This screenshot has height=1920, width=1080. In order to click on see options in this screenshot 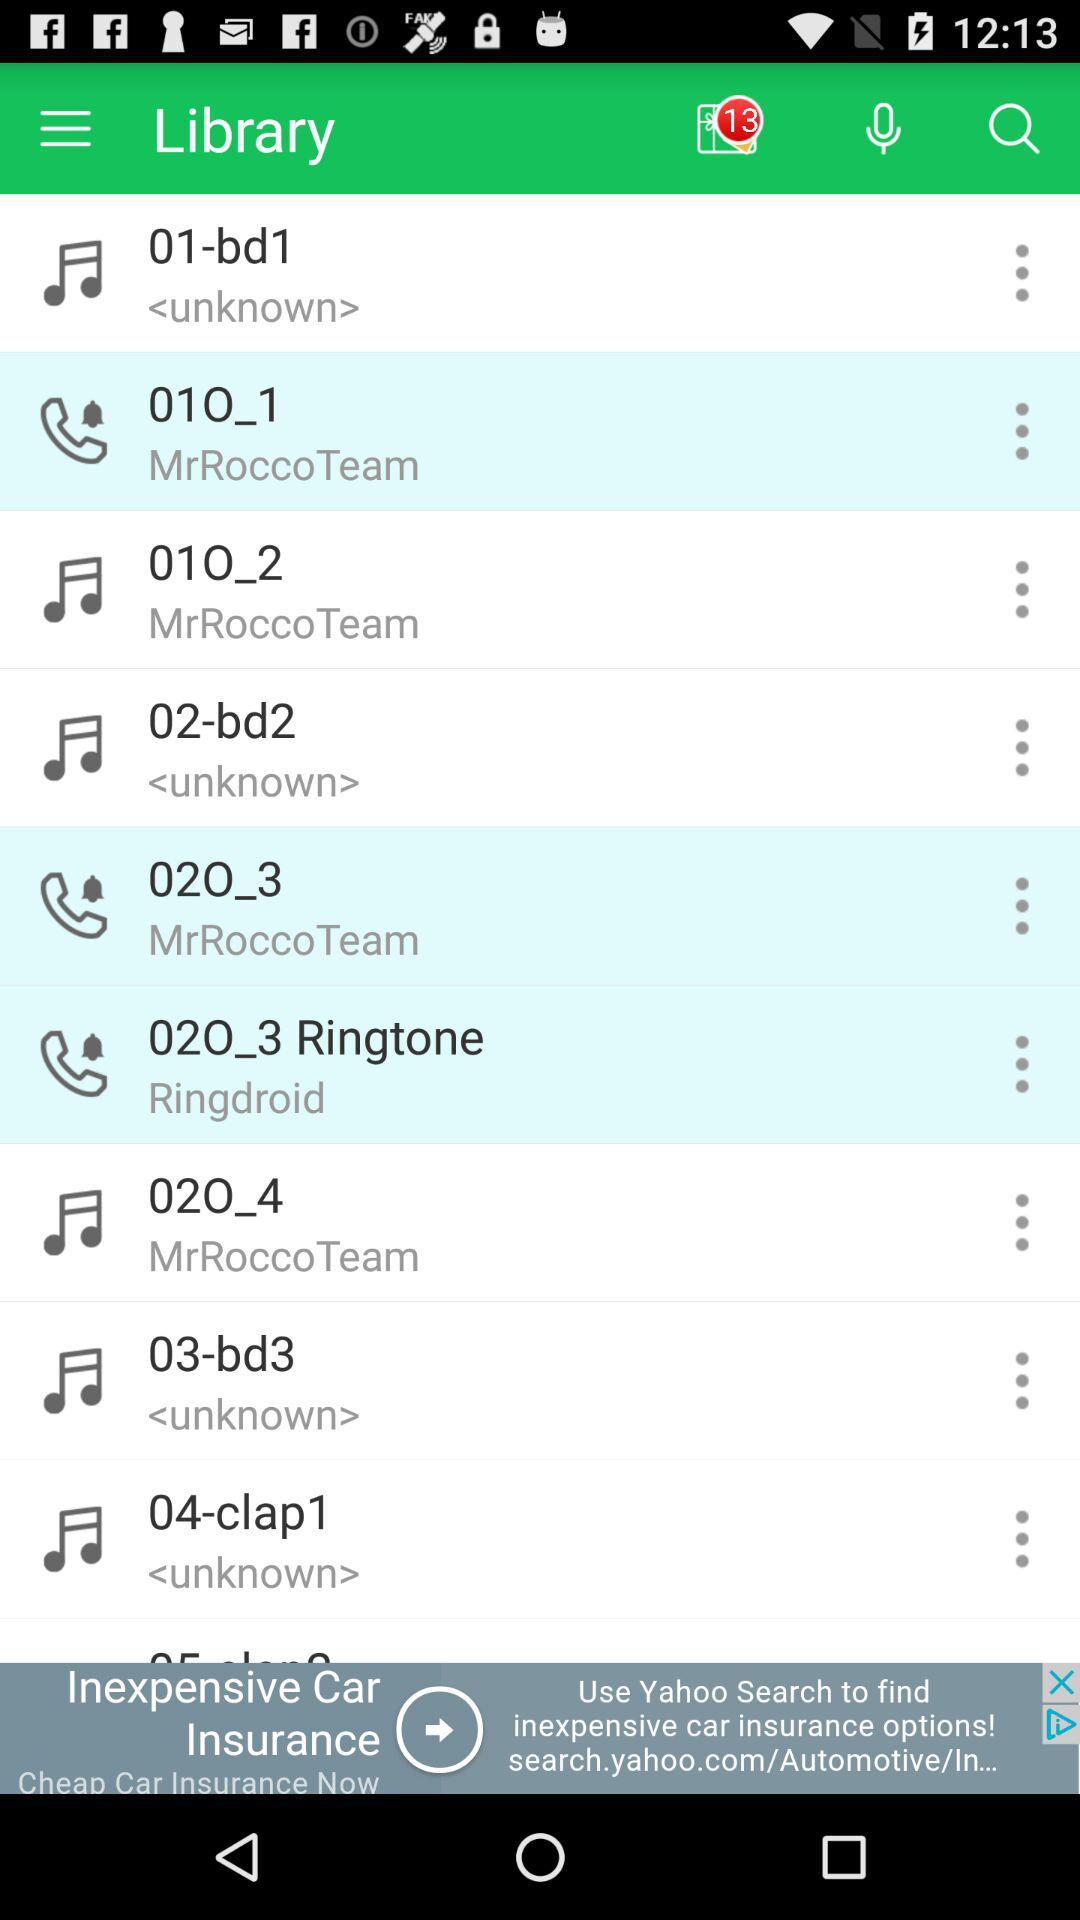, I will do `click(1022, 588)`.